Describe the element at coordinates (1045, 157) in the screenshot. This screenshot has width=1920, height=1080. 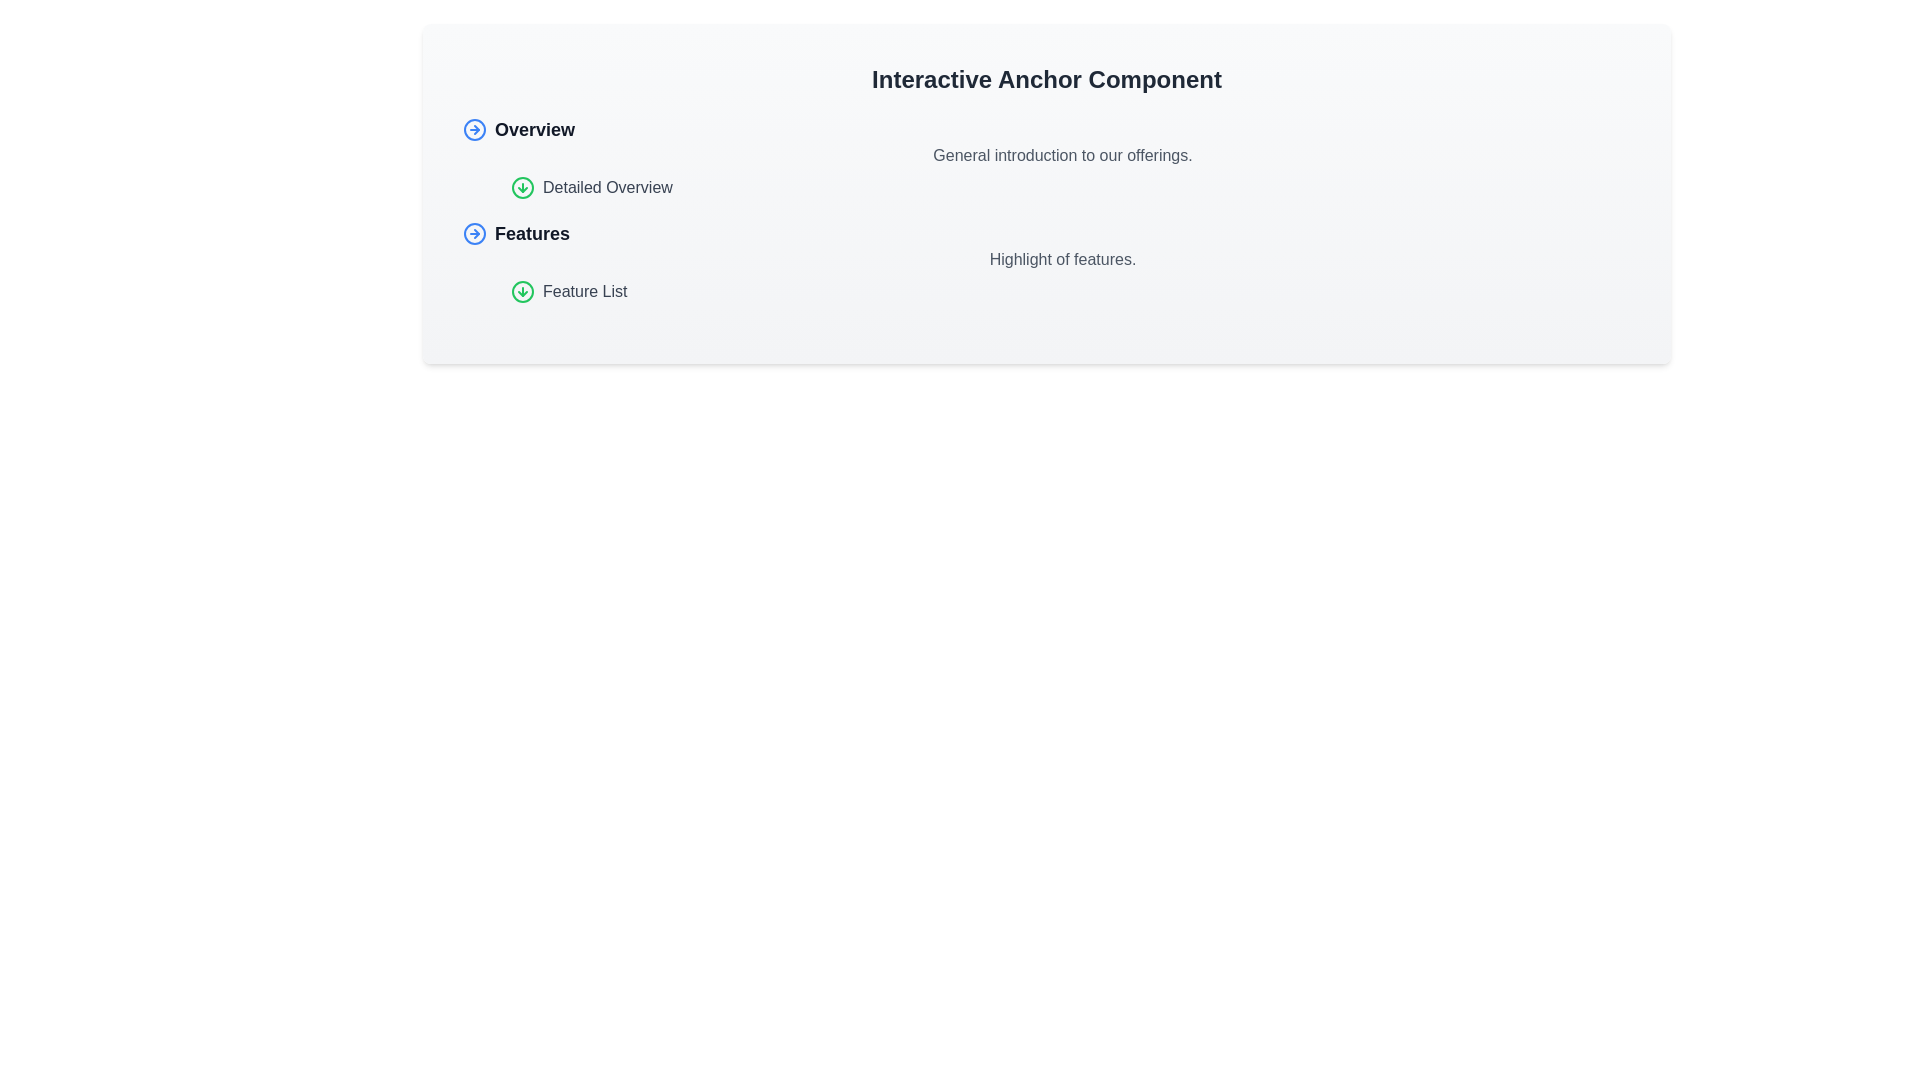
I see `introductory text under the 'Overview' section header, which provides a general introduction to our offerings` at that location.